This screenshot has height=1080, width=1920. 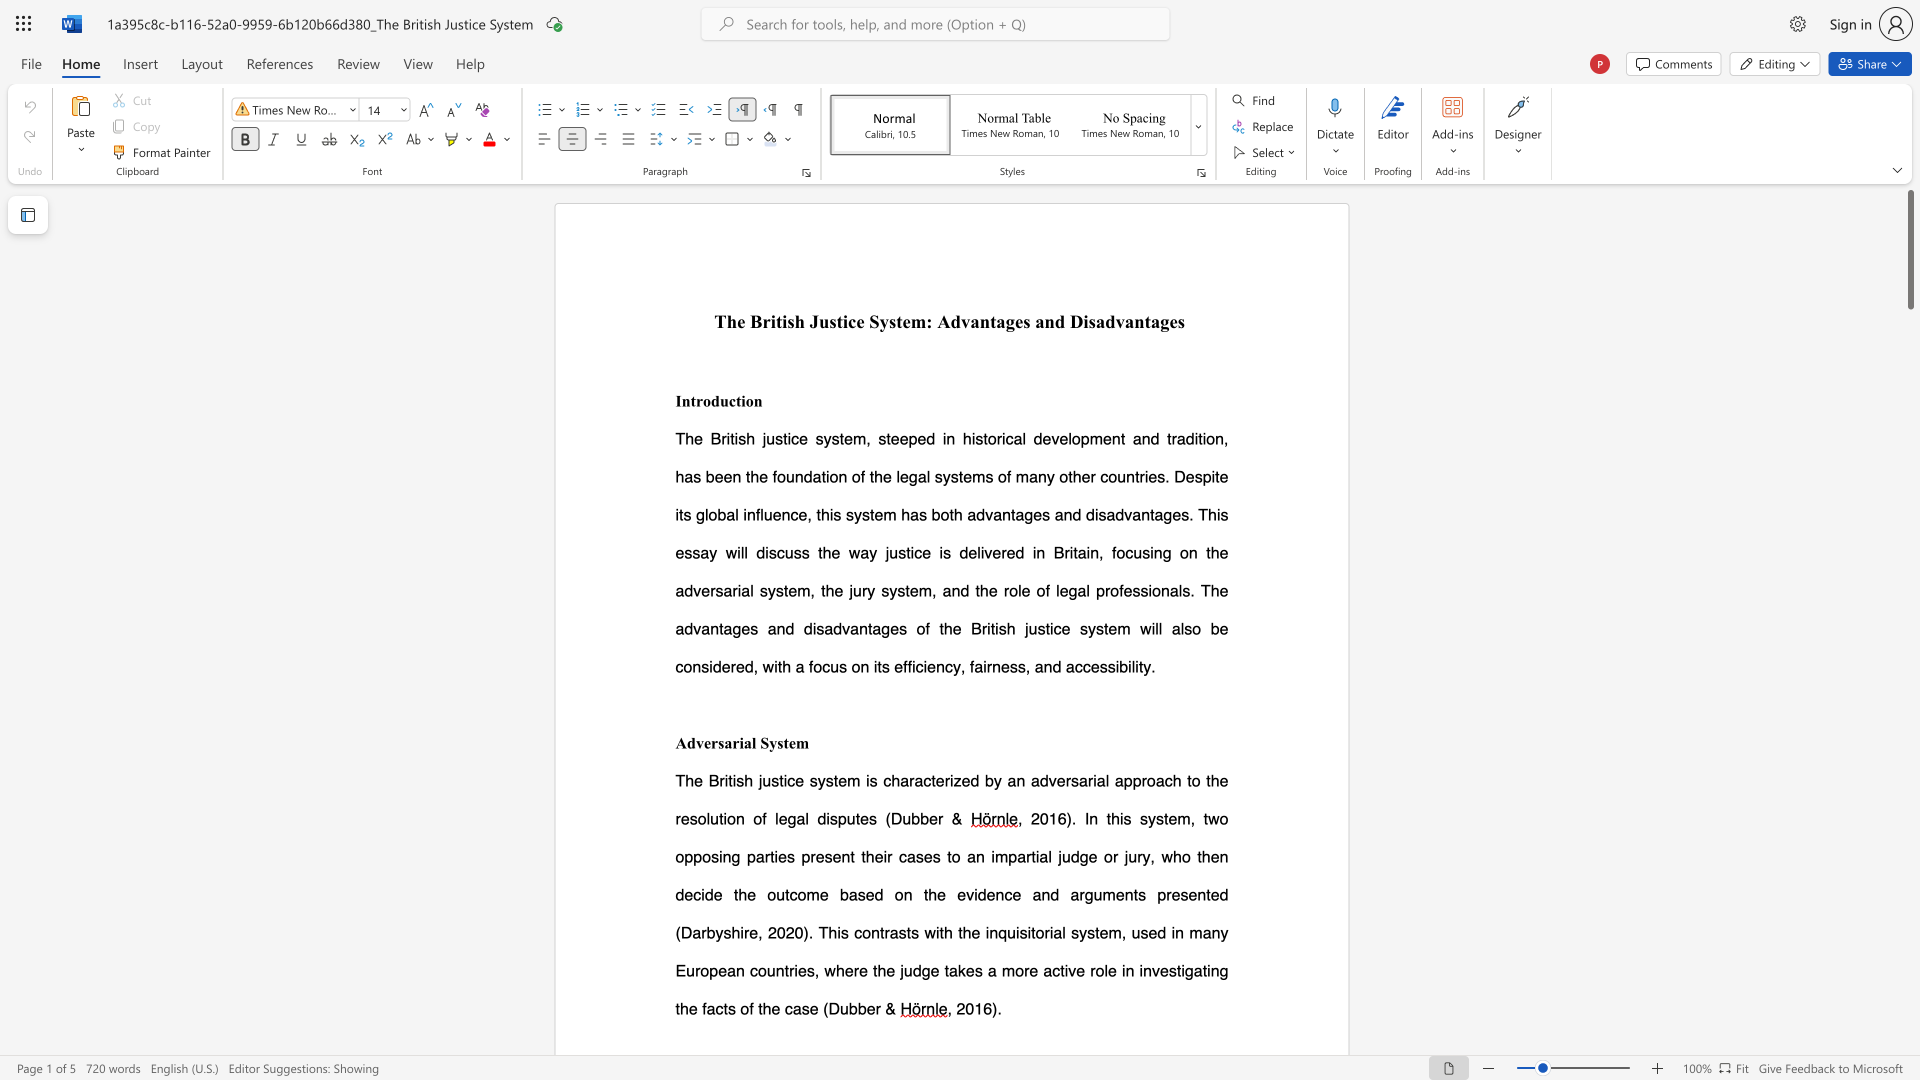 What do you see at coordinates (690, 401) in the screenshot?
I see `the subset text "troduction" within the text "Introduction"` at bounding box center [690, 401].